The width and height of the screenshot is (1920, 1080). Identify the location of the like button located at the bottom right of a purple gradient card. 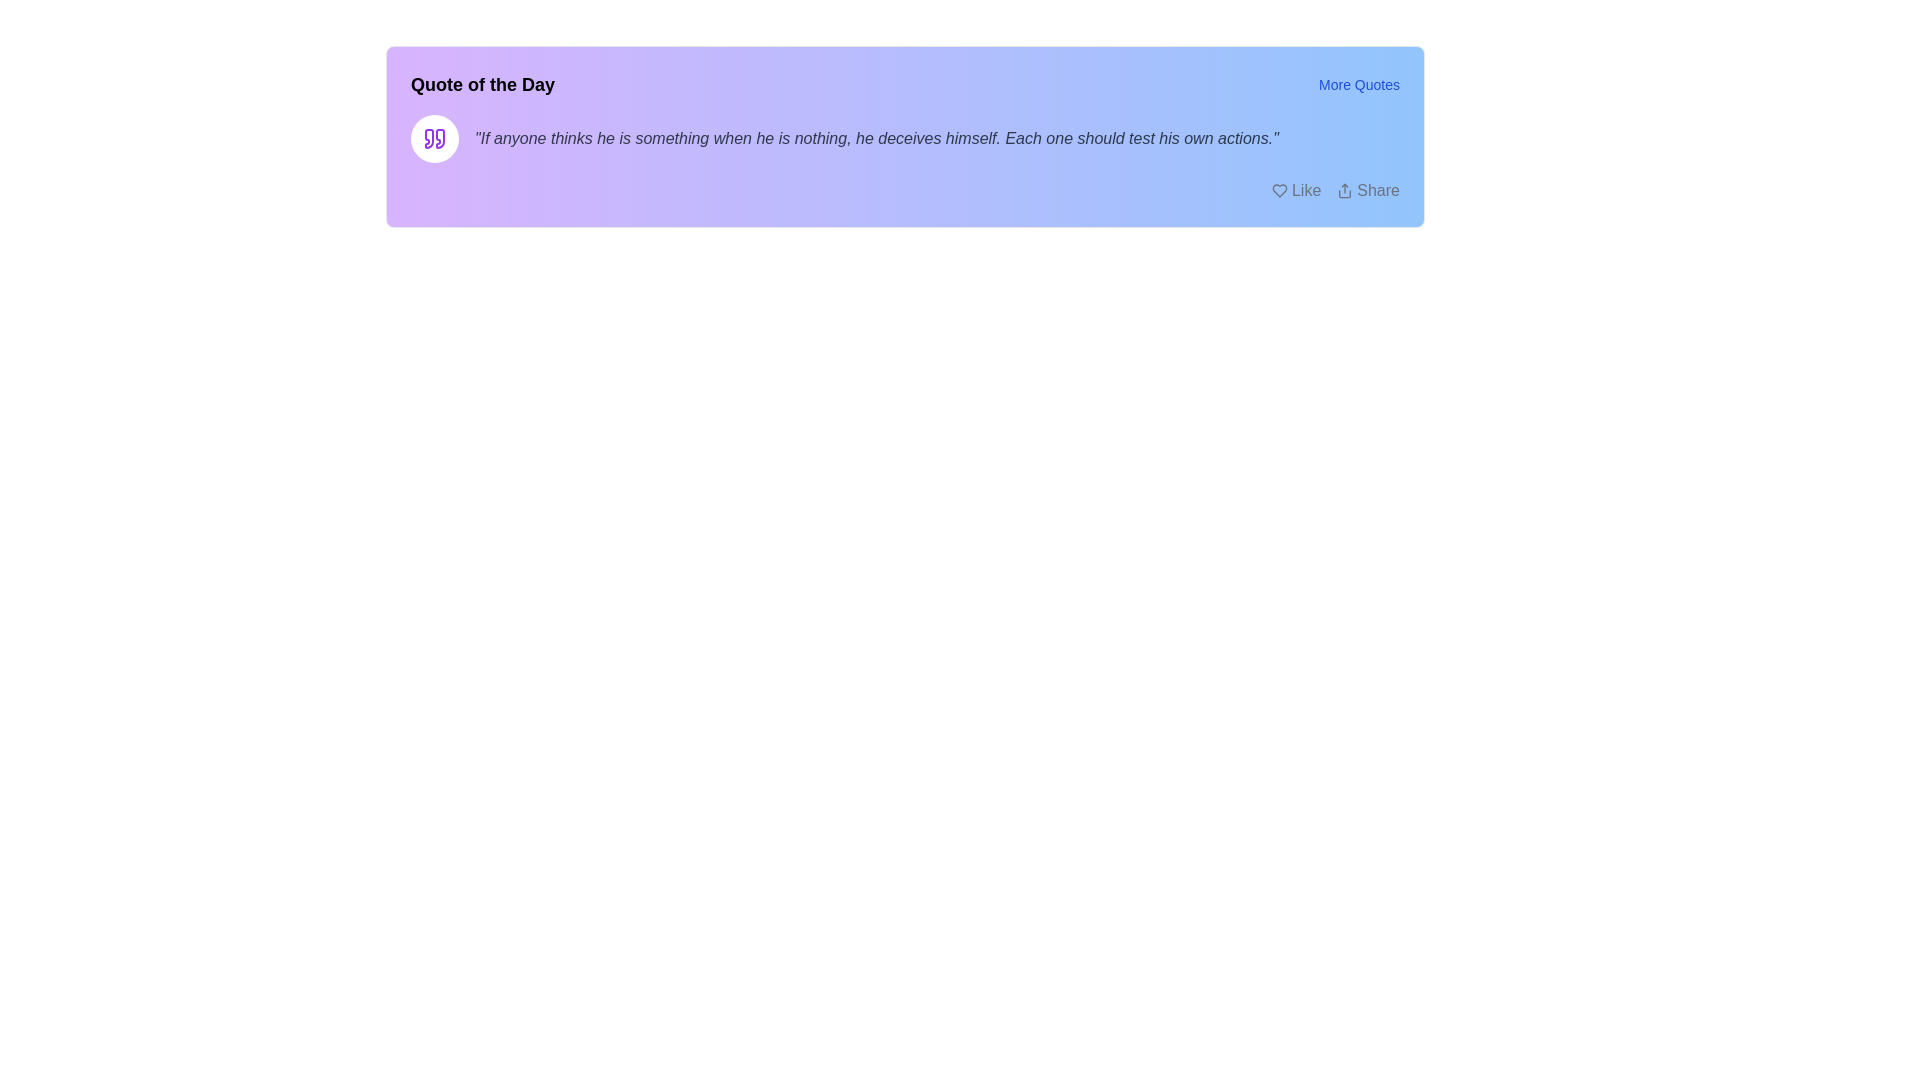
(1296, 191).